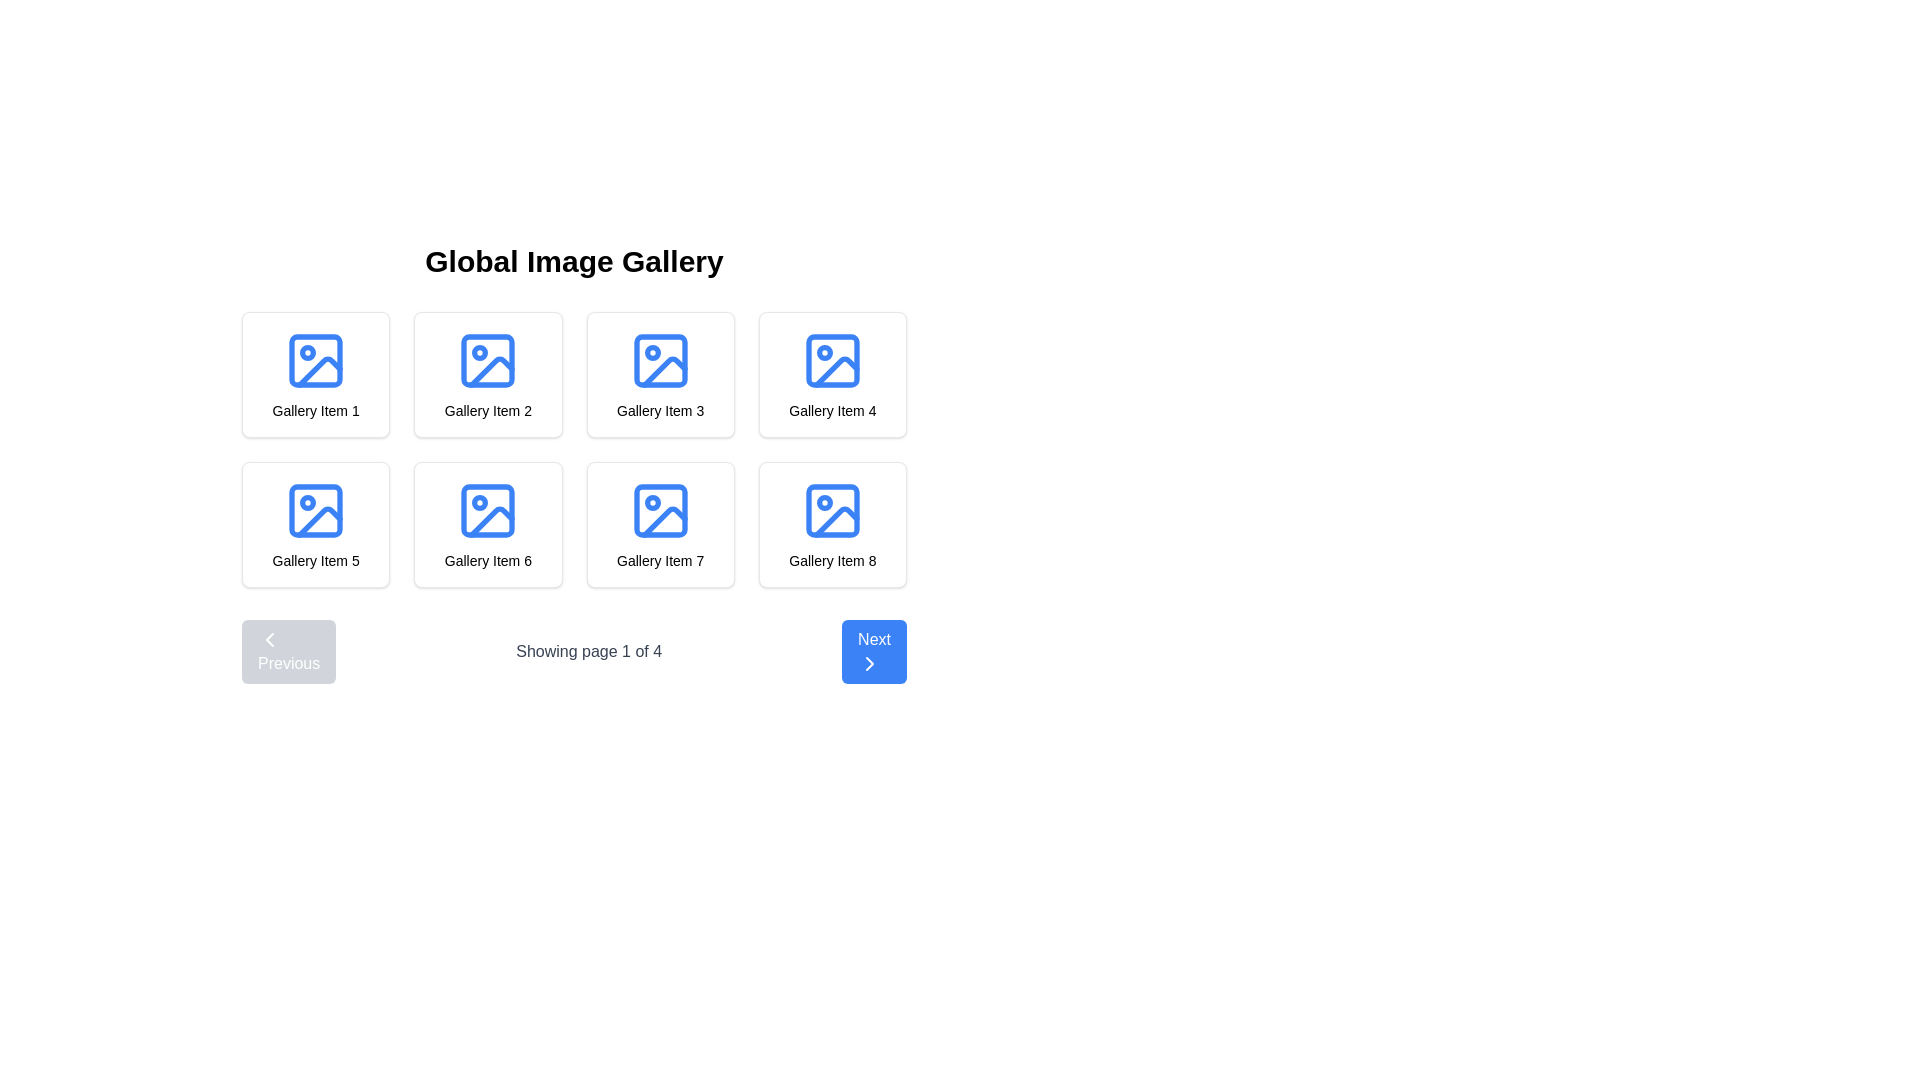  I want to click on the Gallery Item 1 icon located in the top-left corner of the gallery grid, represented by a pictorial icon within the SVG component, so click(315, 361).